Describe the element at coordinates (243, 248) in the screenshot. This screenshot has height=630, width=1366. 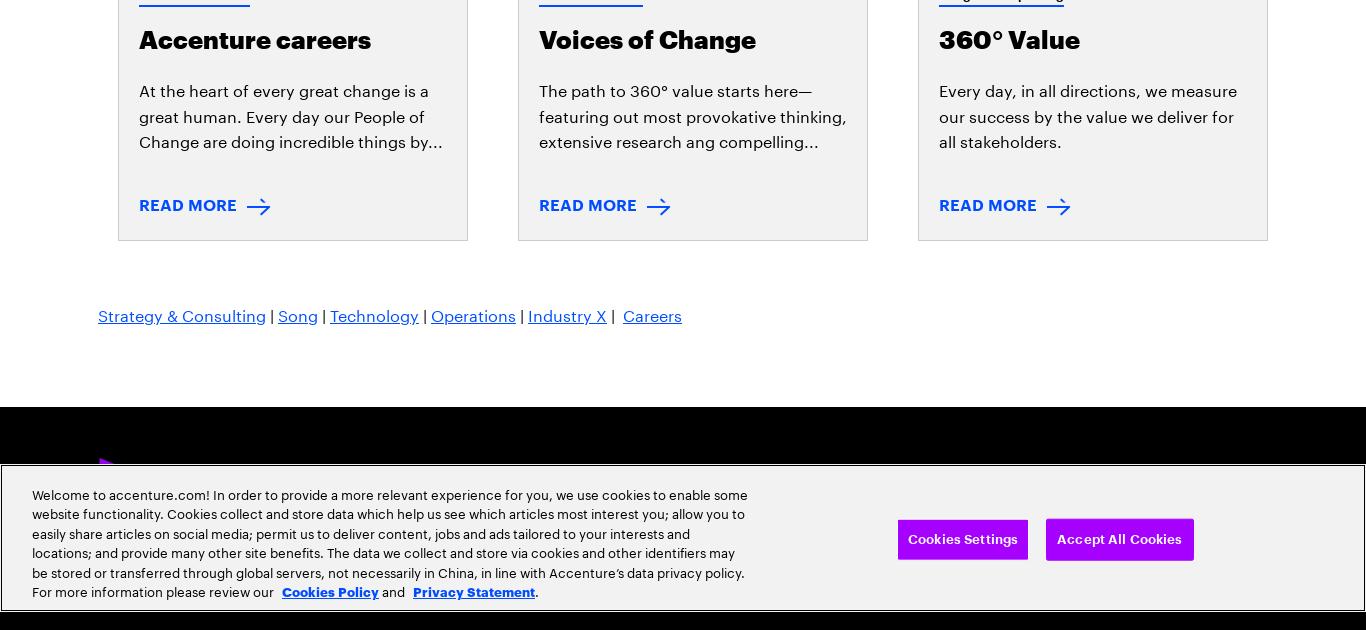
I see `'About Us'` at that location.